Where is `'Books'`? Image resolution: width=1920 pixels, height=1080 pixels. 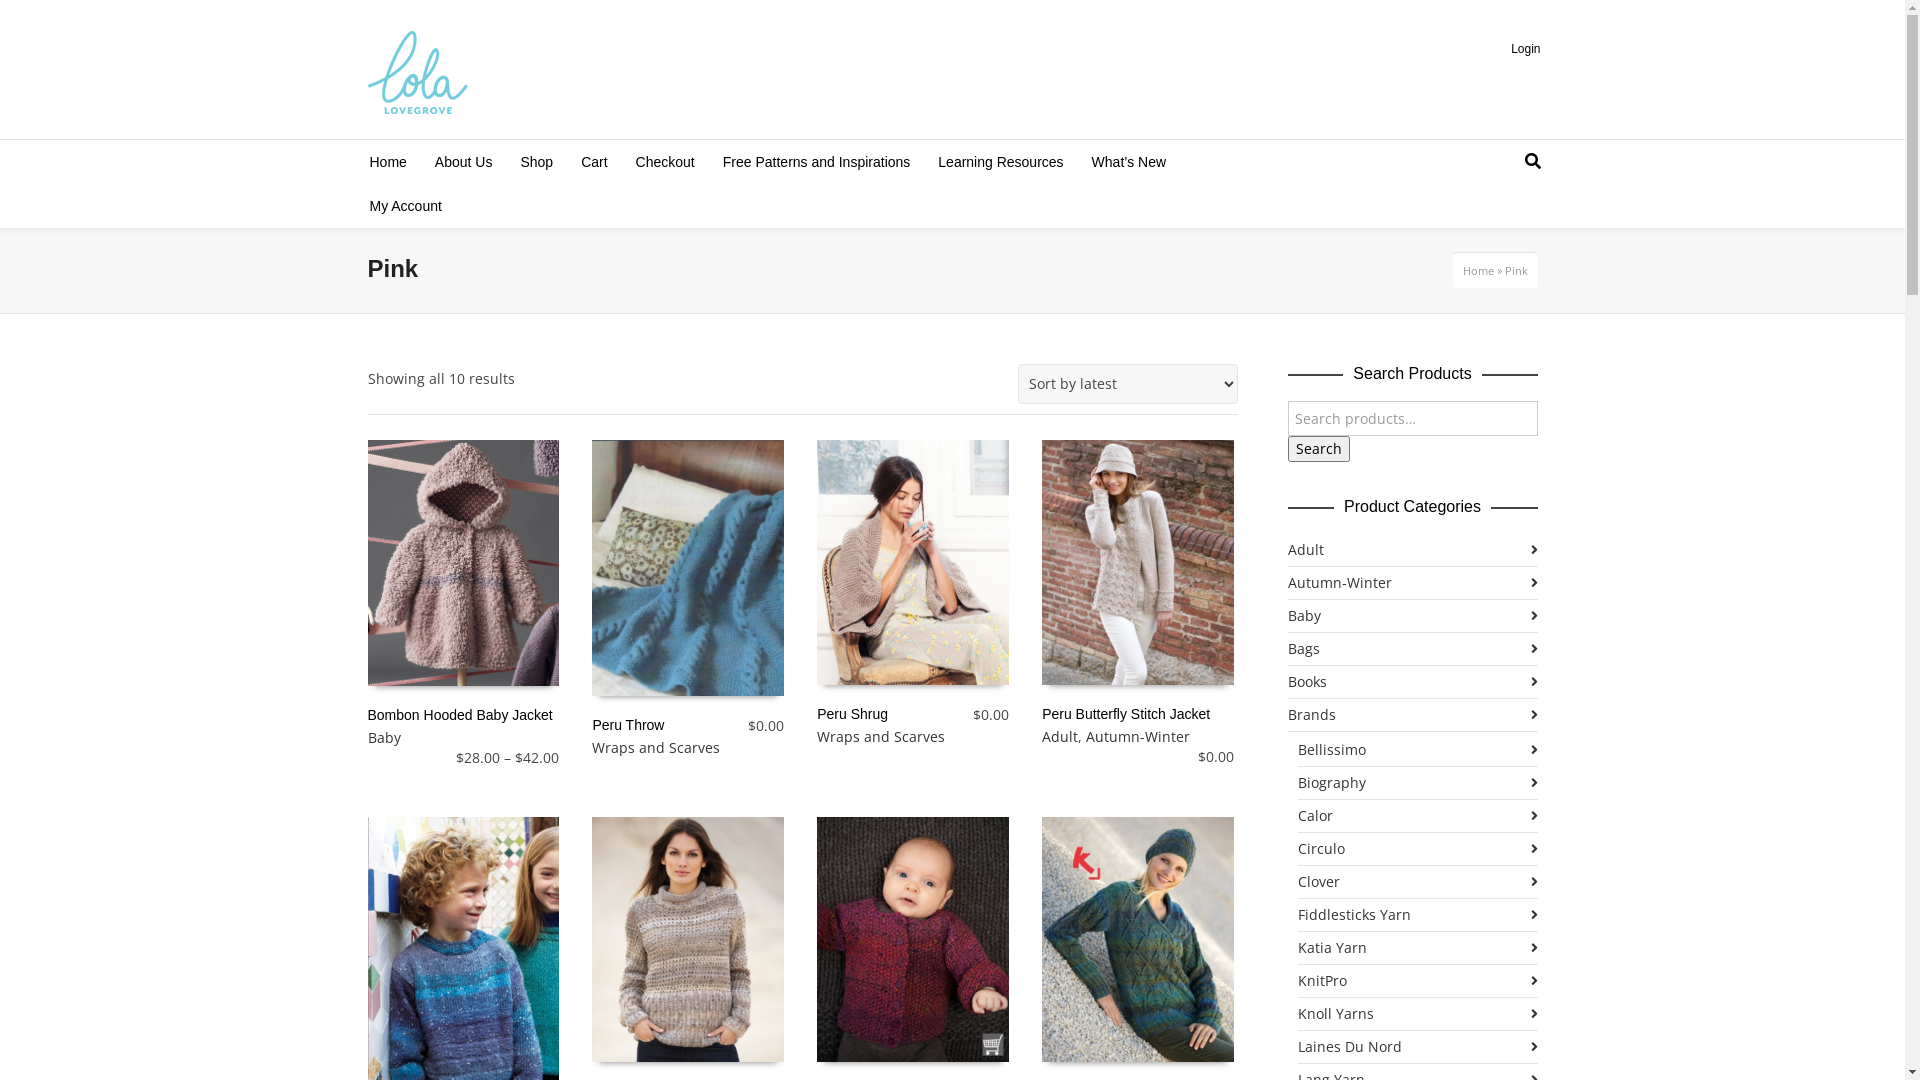
'Books' is located at coordinates (1411, 681).